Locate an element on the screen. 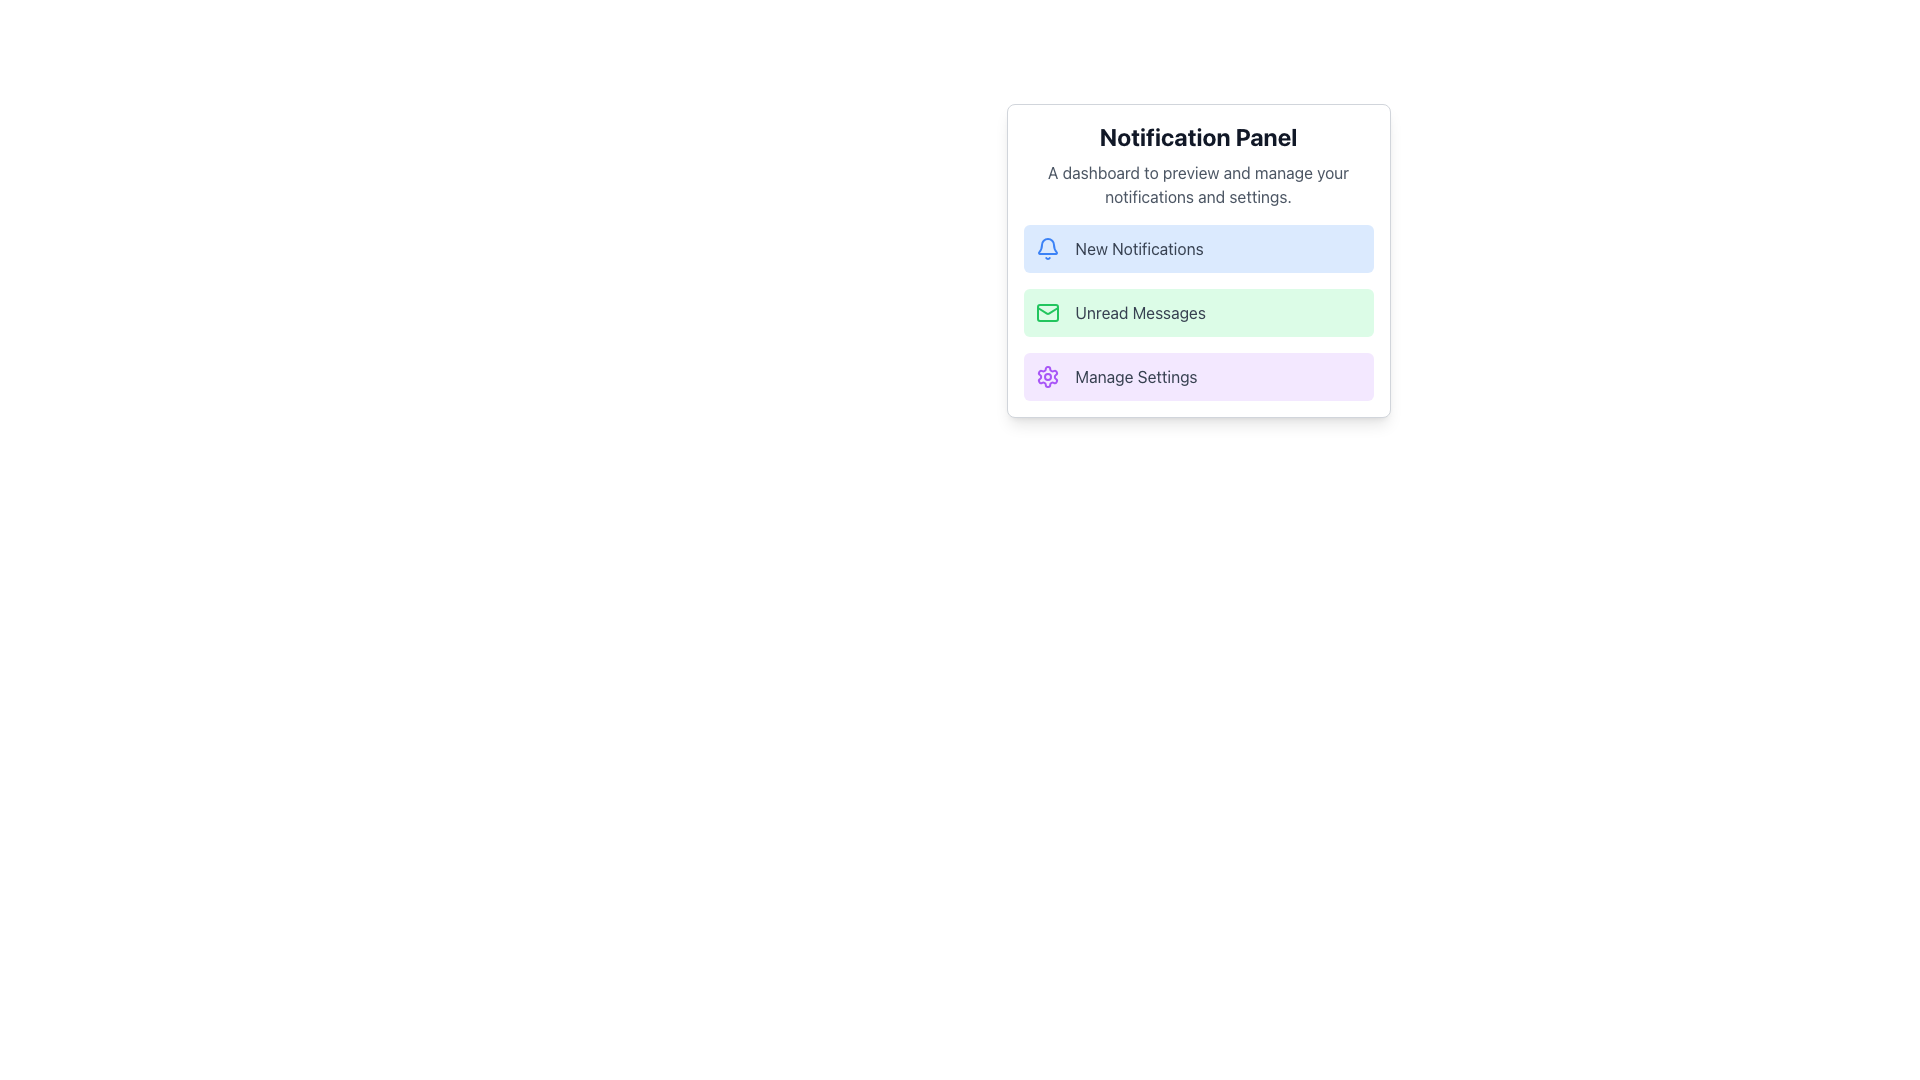 The height and width of the screenshot is (1080, 1920). the notification icon located at the top left of the 'New Notifications' card to interact with it, assuming it supports interaction is located at coordinates (1046, 248).